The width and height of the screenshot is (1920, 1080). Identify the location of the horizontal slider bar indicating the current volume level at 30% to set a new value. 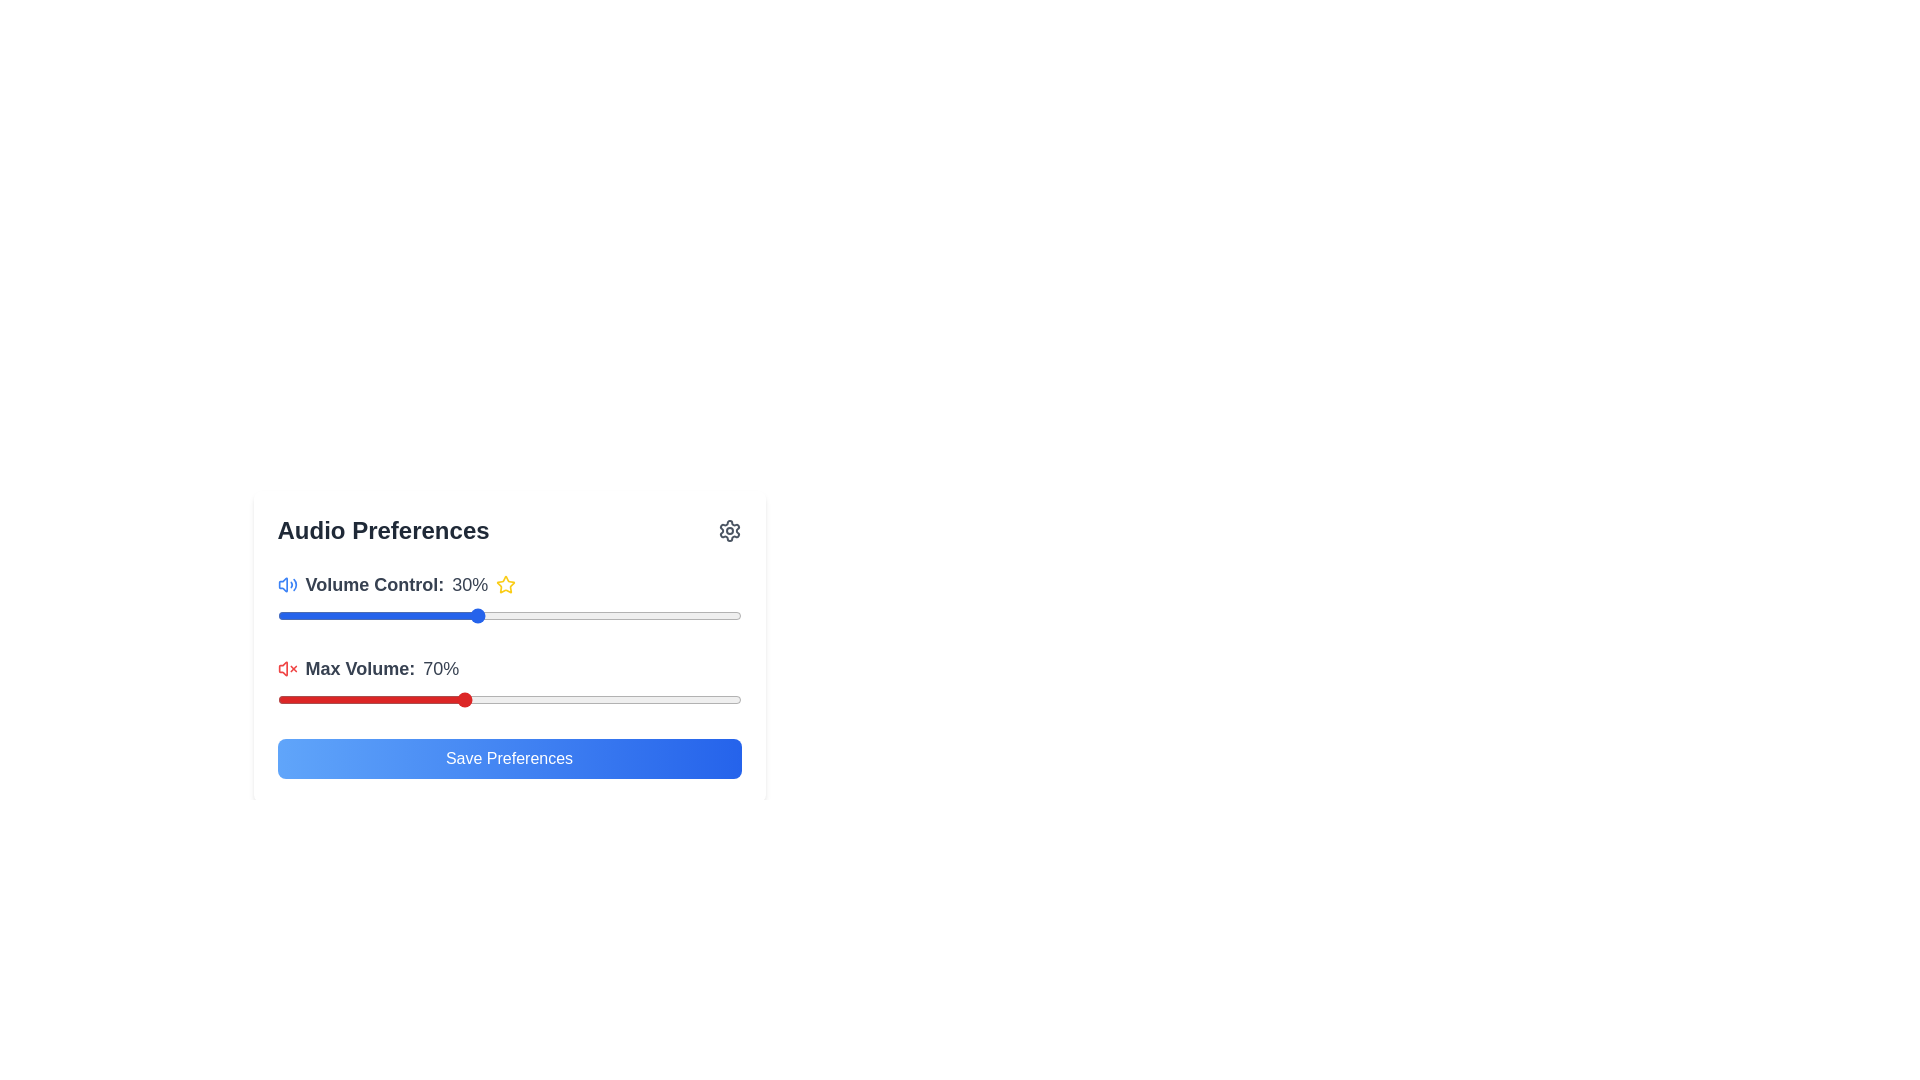
(509, 615).